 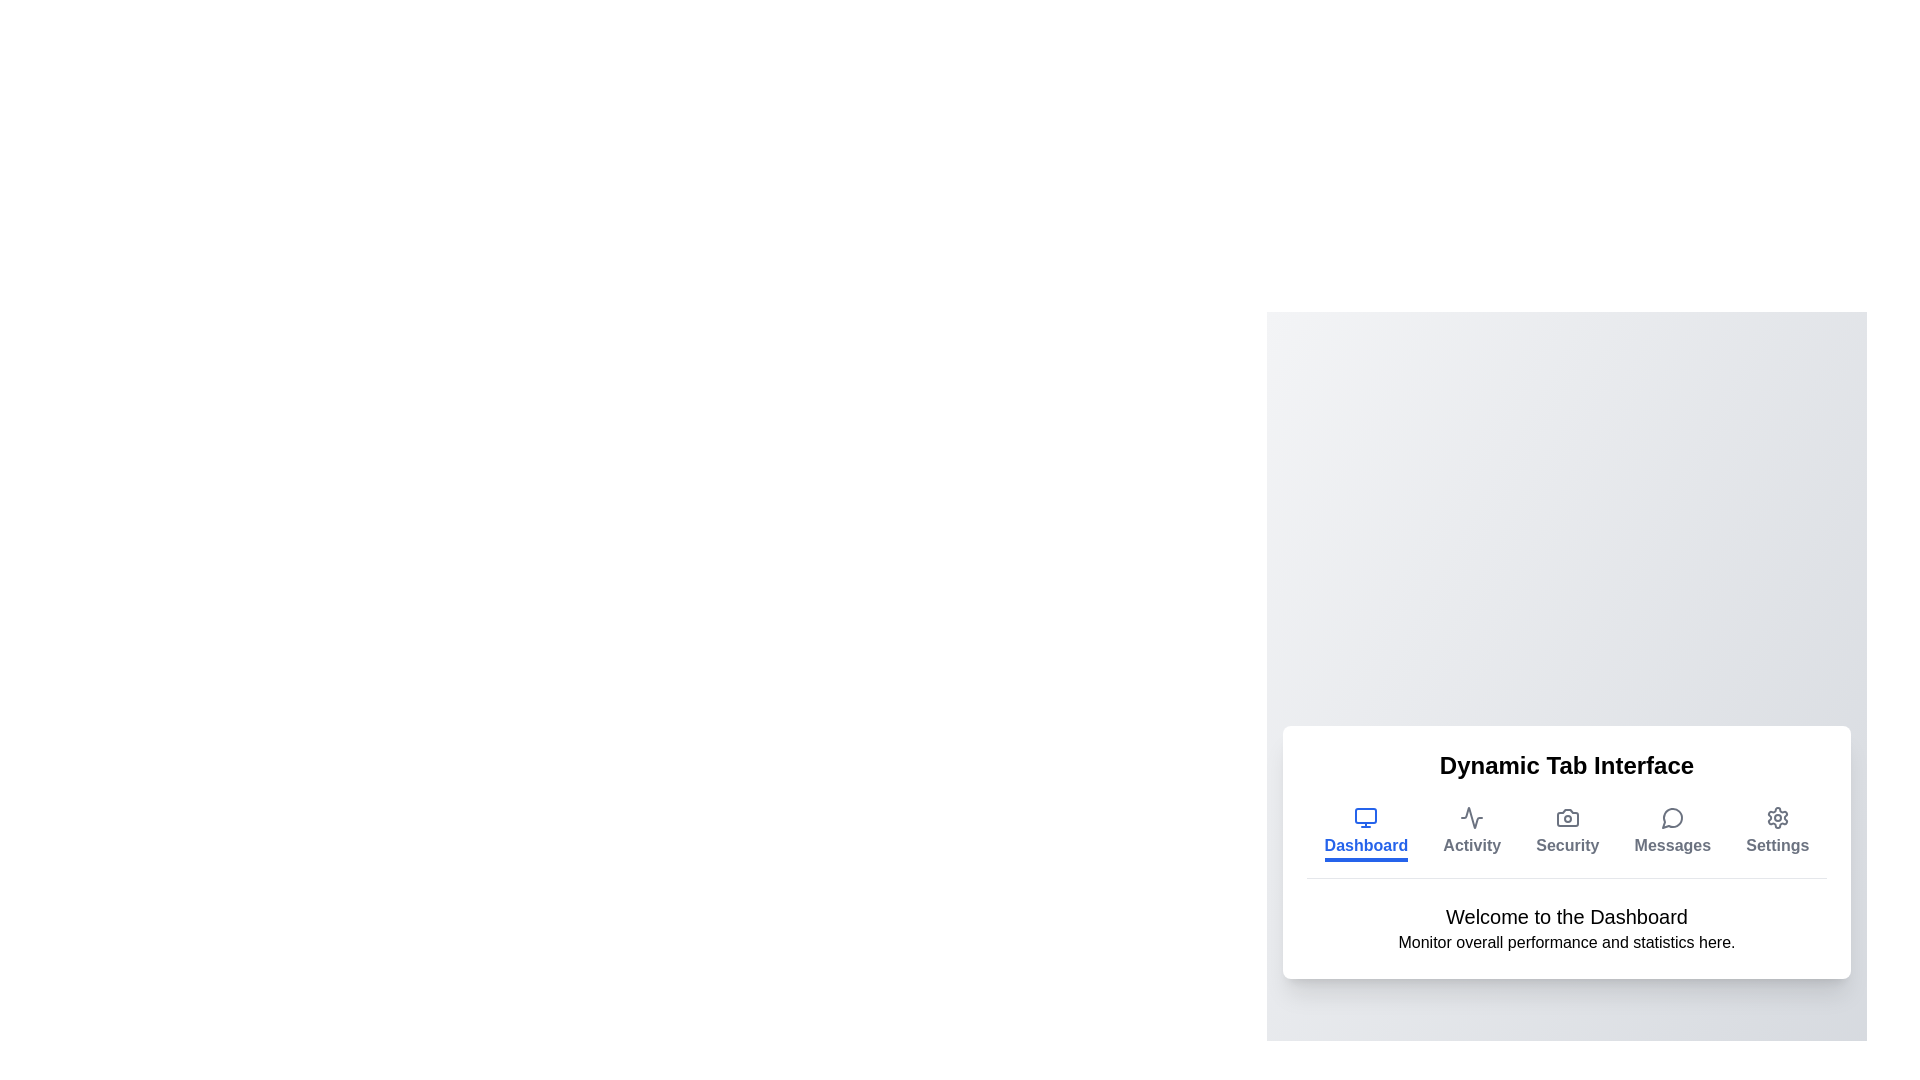 I want to click on the camera icon located in the 'Security' tab of the navigation interface, so click(x=1566, y=817).